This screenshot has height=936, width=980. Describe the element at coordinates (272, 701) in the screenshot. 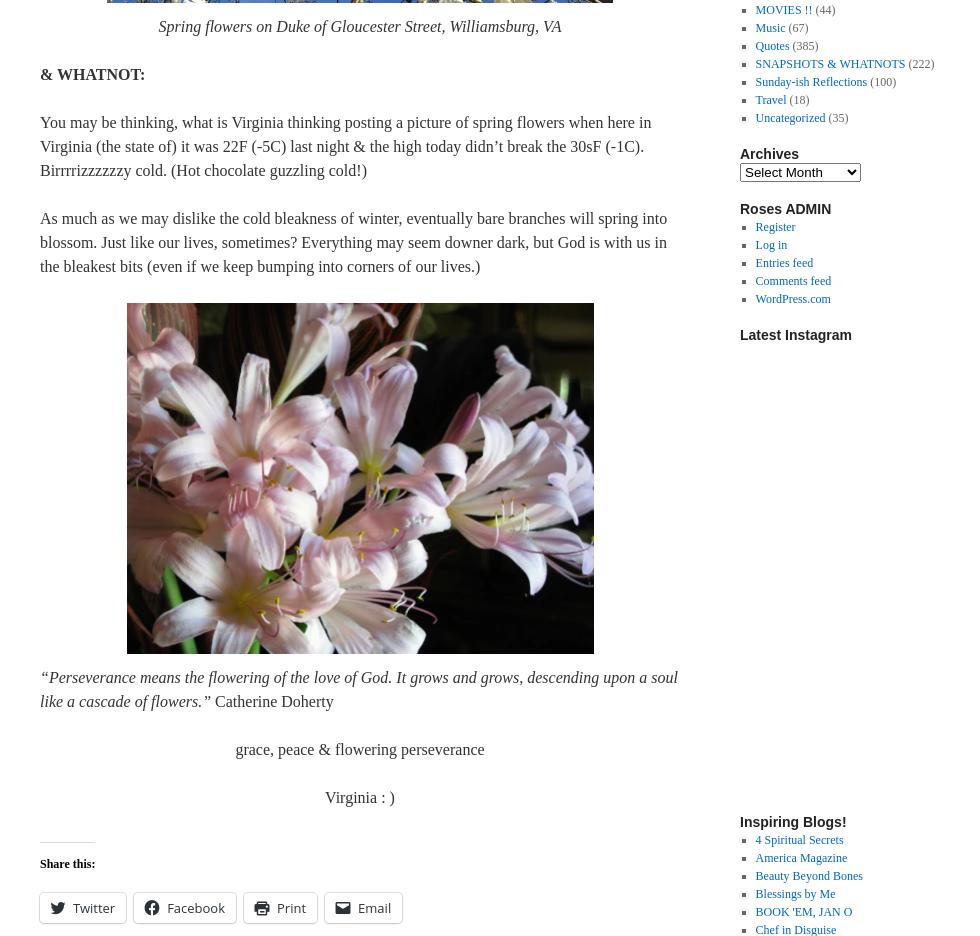

I see `'Catherine Doherty'` at that location.